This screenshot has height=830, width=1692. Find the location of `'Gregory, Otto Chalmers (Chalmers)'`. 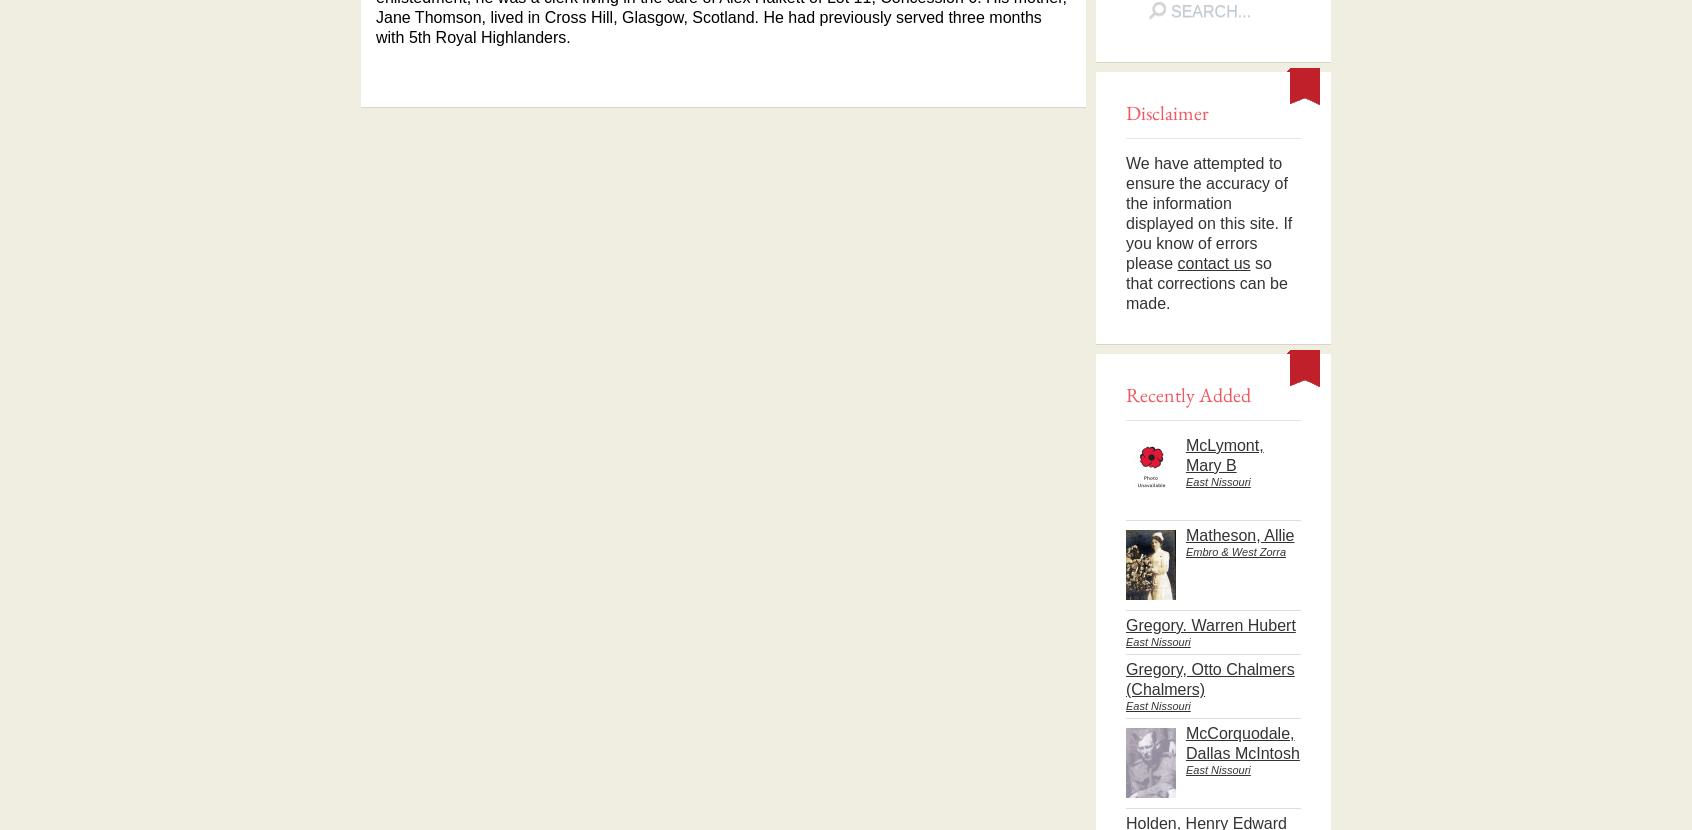

'Gregory, Otto Chalmers (Chalmers)' is located at coordinates (1209, 679).